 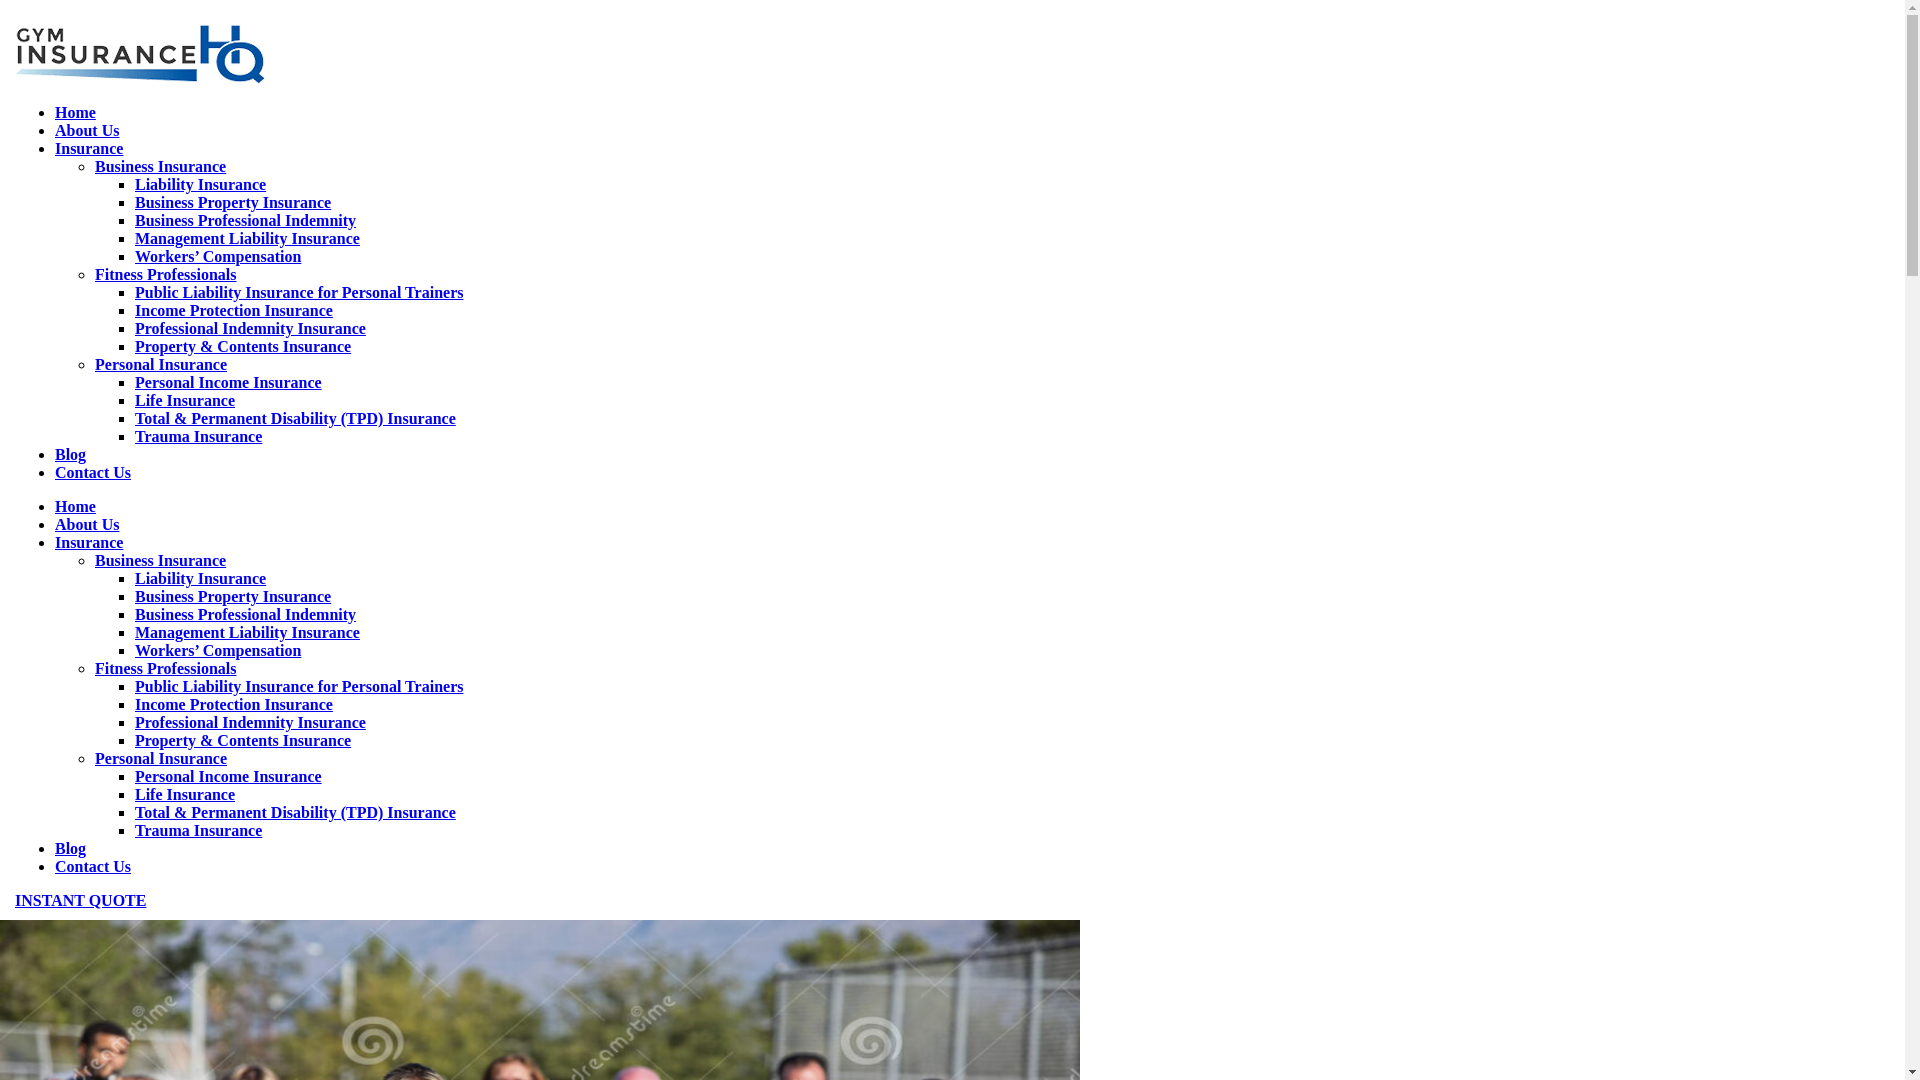 What do you see at coordinates (138, 53) in the screenshot?
I see `'logo'` at bounding box center [138, 53].